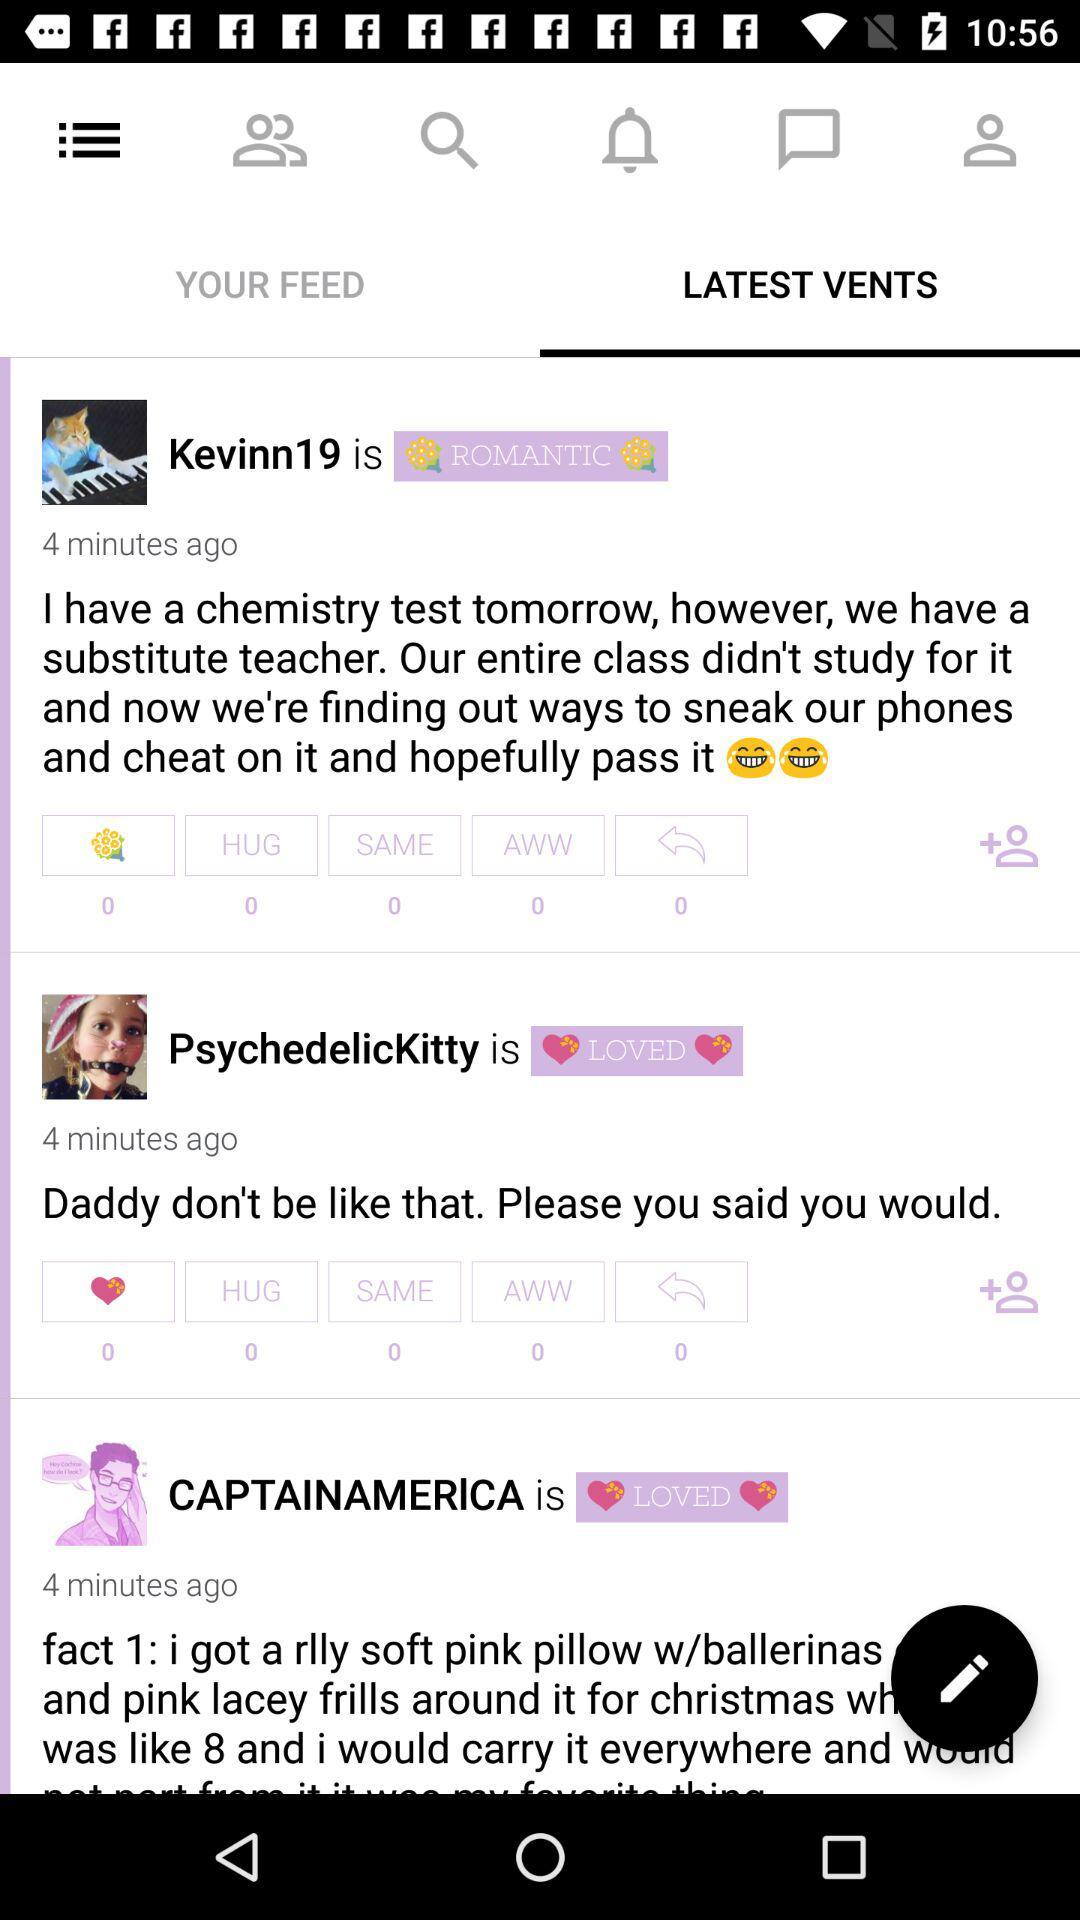  Describe the element at coordinates (1009, 845) in the screenshot. I see `new contact` at that location.